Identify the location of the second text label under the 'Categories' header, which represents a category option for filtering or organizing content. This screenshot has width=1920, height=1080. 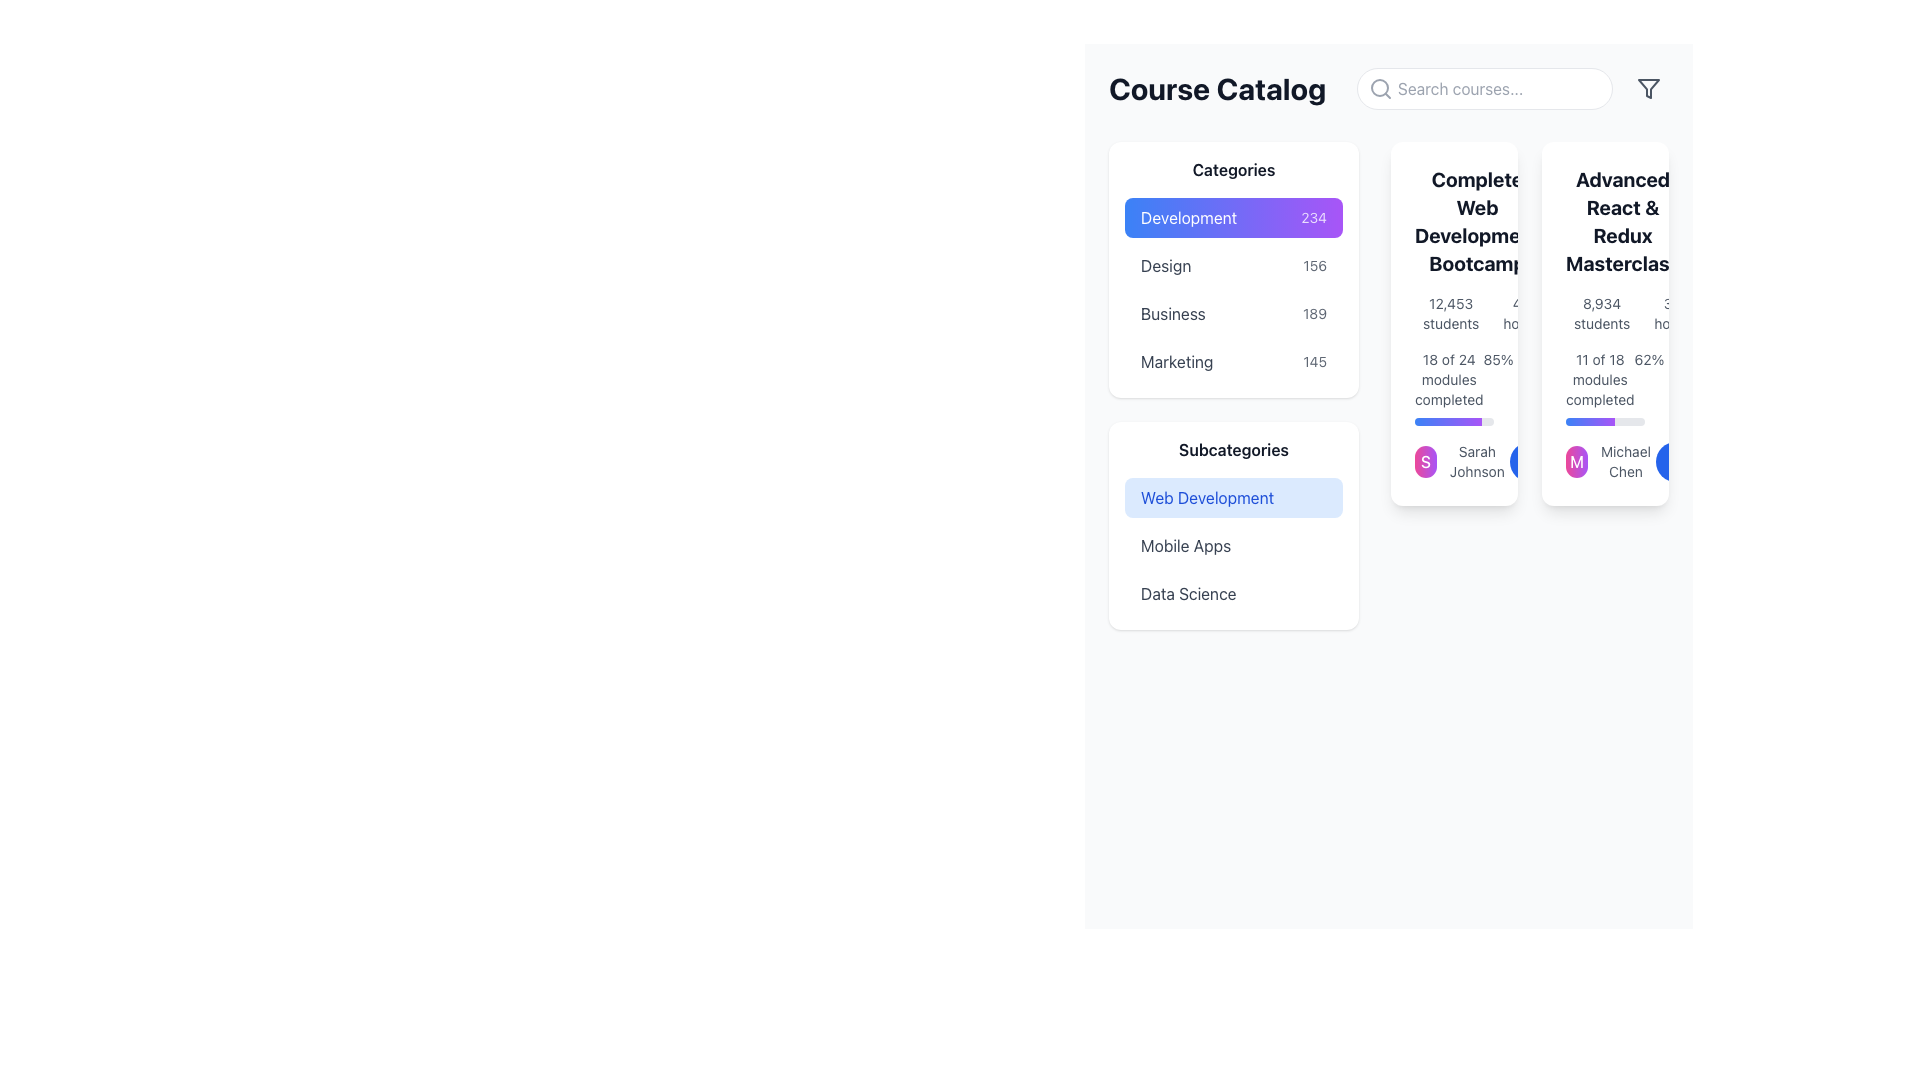
(1166, 265).